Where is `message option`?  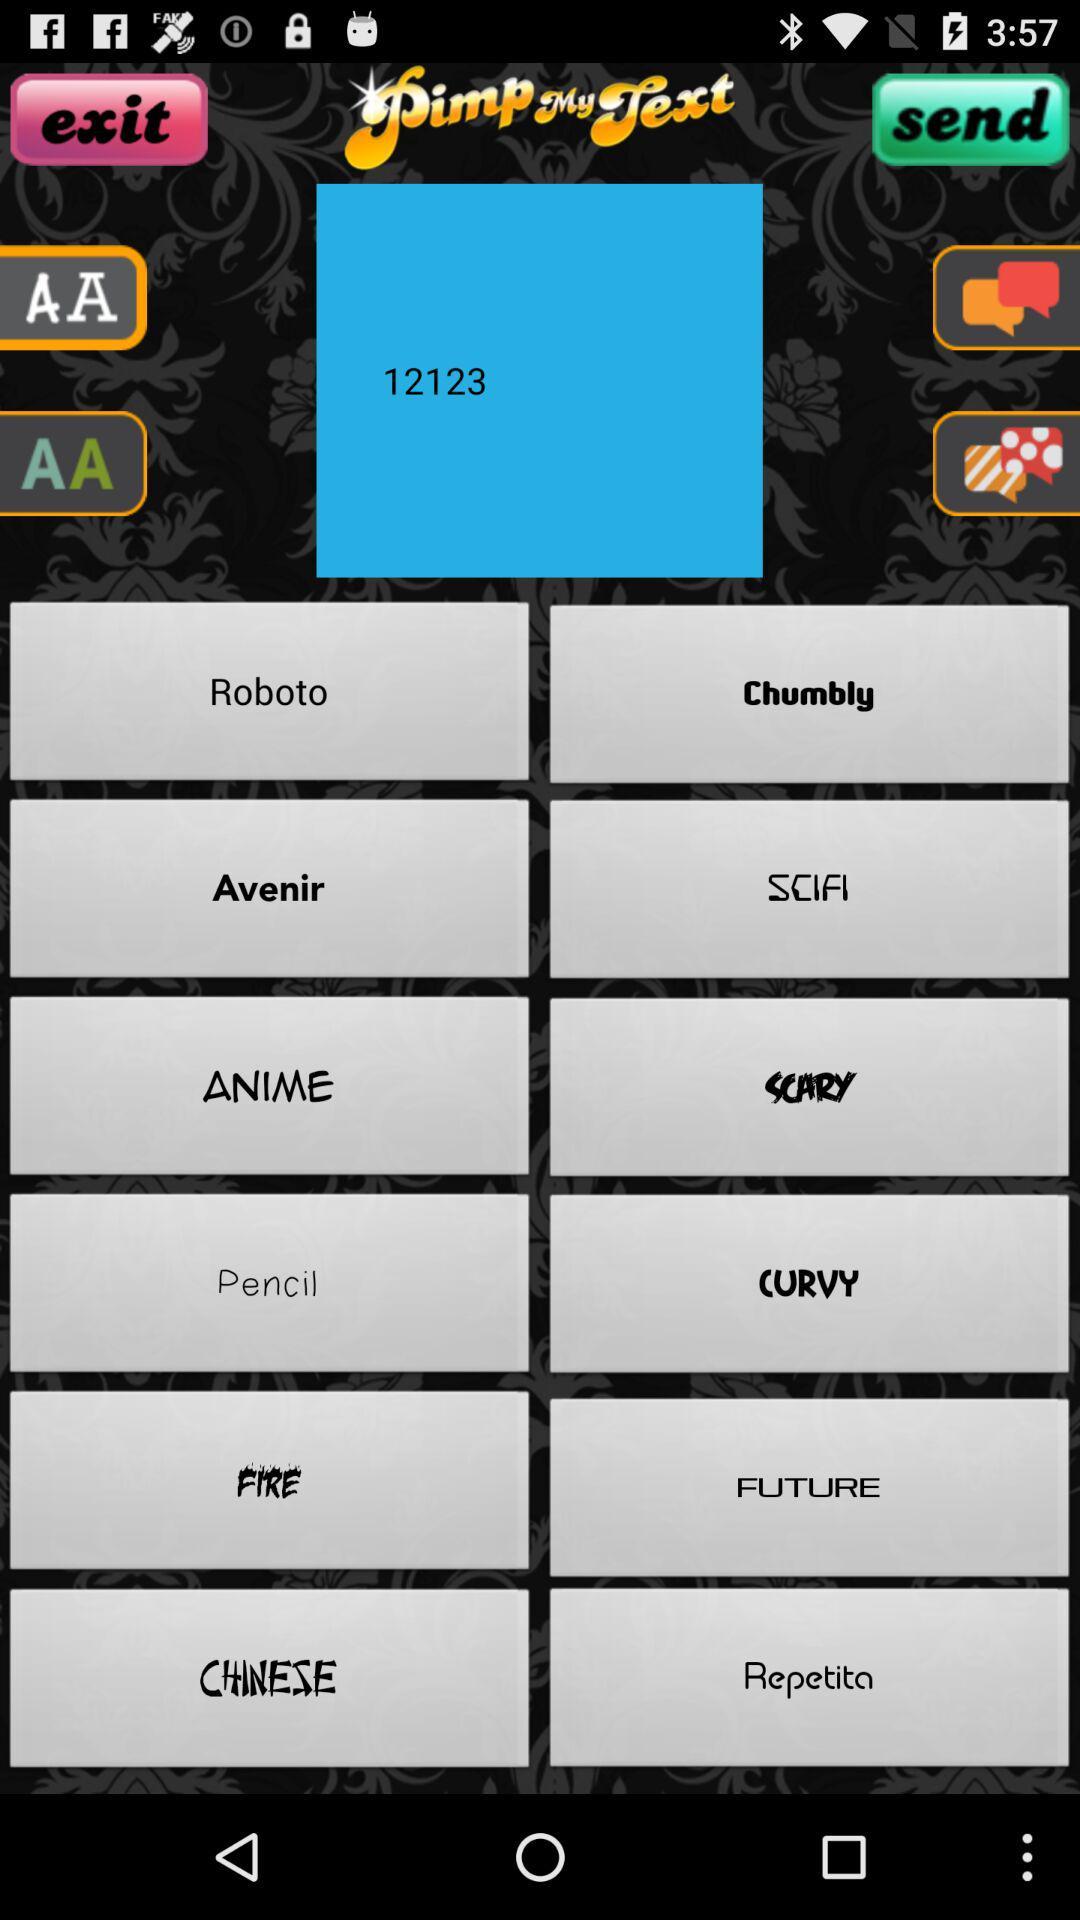 message option is located at coordinates (1006, 462).